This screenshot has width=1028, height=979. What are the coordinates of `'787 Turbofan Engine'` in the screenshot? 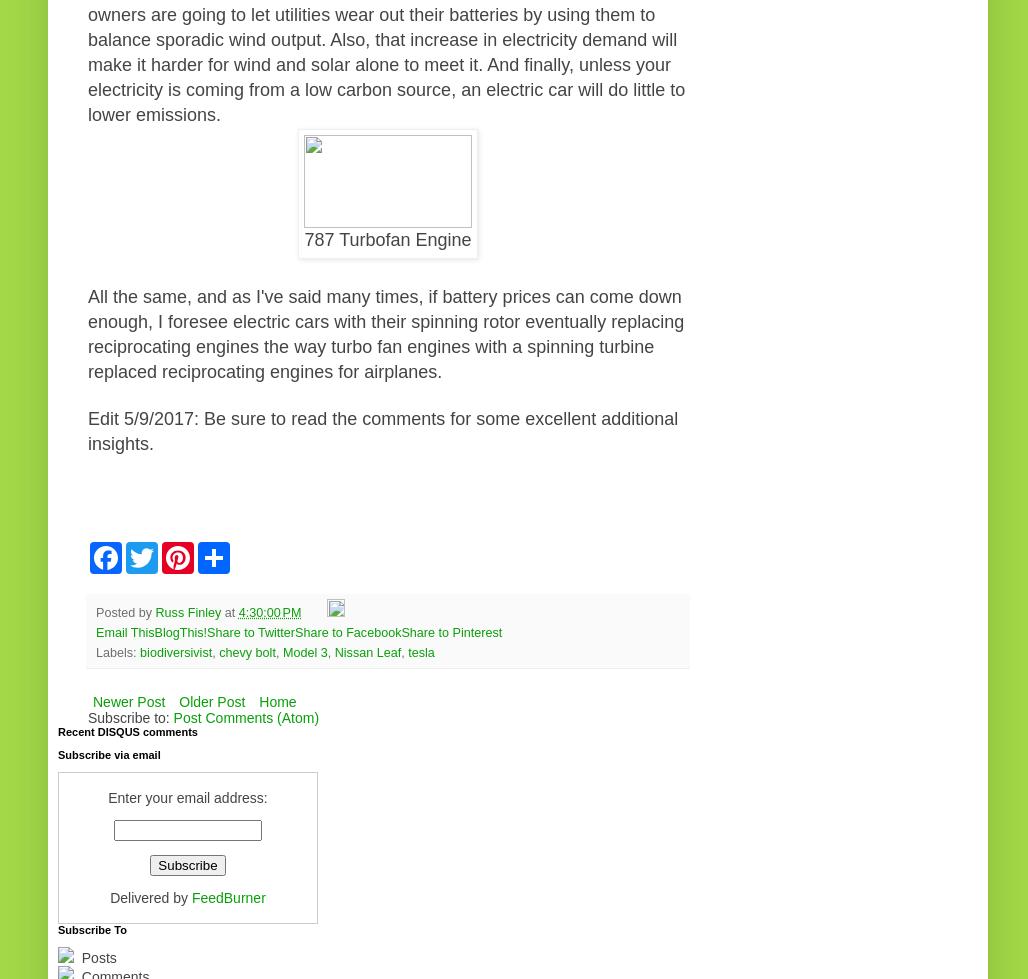 It's located at (387, 239).